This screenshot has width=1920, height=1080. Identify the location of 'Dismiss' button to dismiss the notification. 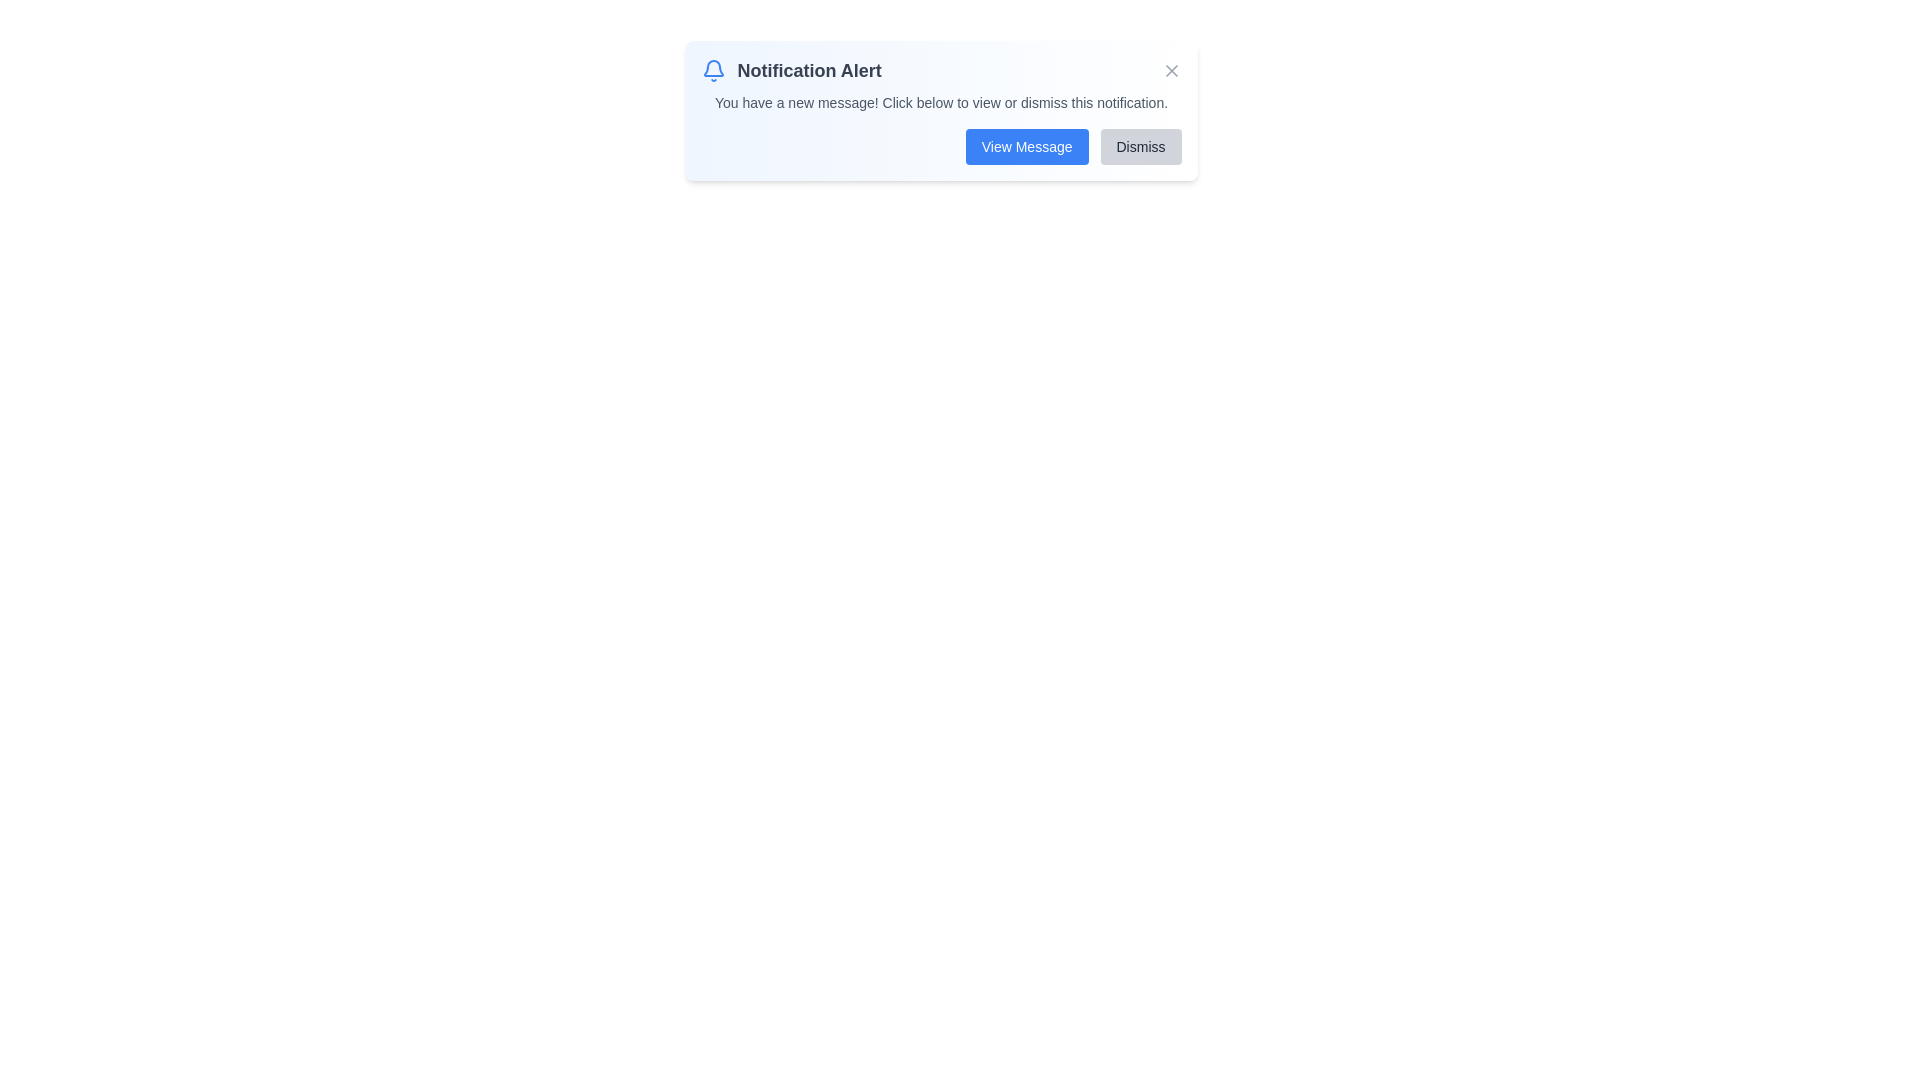
(1141, 145).